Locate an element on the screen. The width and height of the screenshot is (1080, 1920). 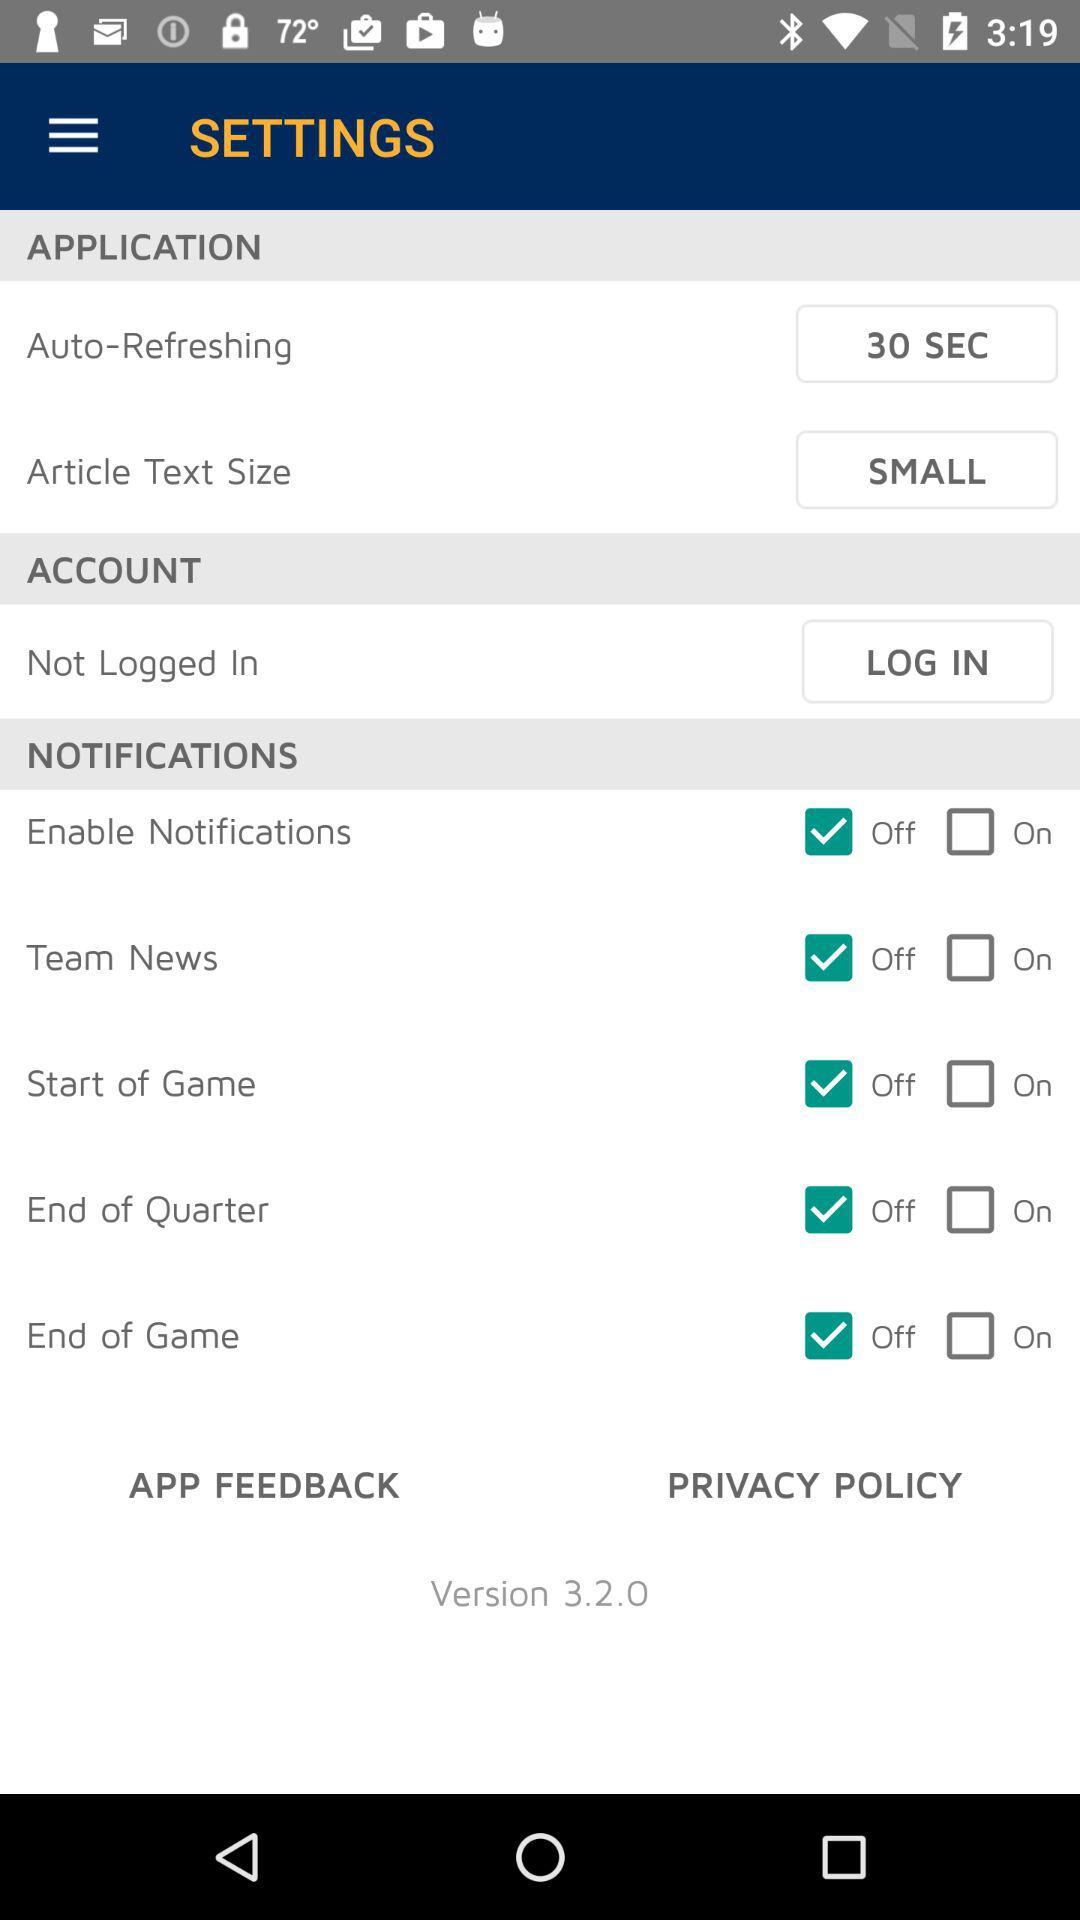
the version 3 2 is located at coordinates (540, 1590).